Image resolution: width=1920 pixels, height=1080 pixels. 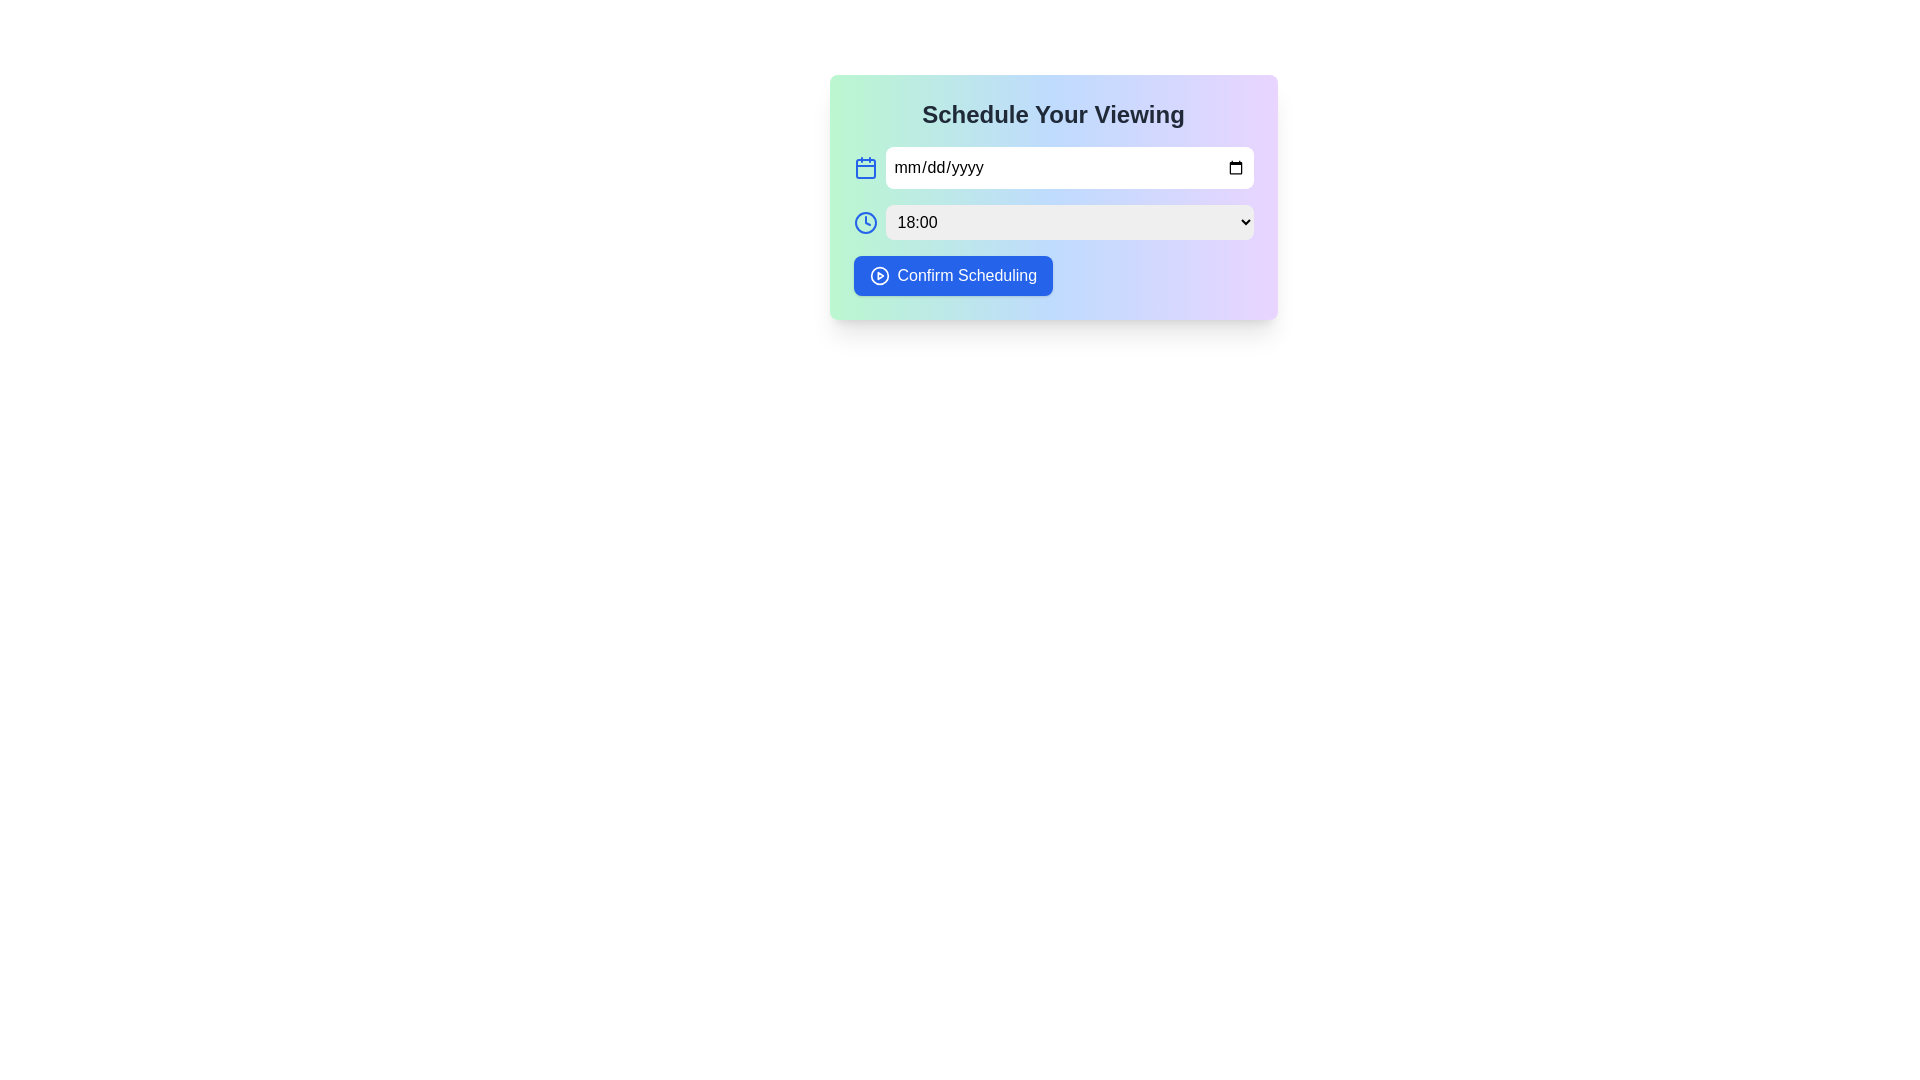 What do you see at coordinates (879, 276) in the screenshot?
I see `the circular play icon with a triangular play button in its center, which is located to the left of the blue 'Confirm Scheduling' button` at bounding box center [879, 276].